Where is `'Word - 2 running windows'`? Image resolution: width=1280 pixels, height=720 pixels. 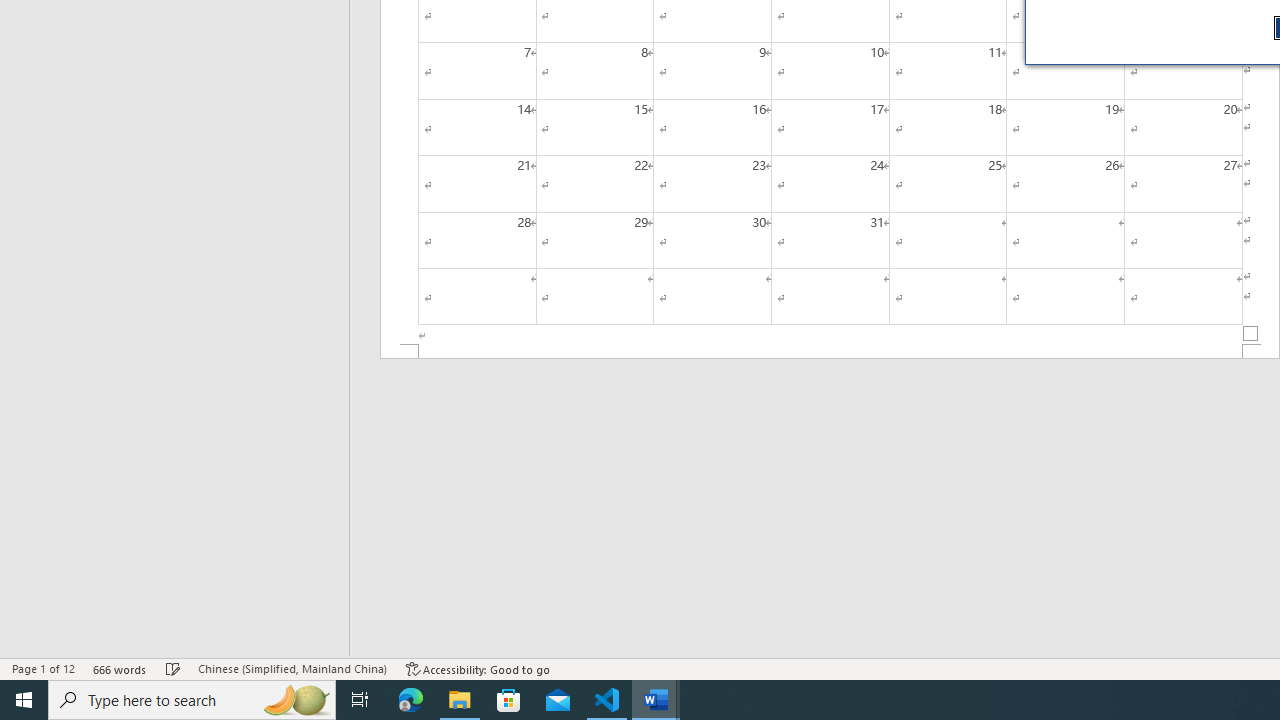 'Word - 2 running windows' is located at coordinates (656, 698).